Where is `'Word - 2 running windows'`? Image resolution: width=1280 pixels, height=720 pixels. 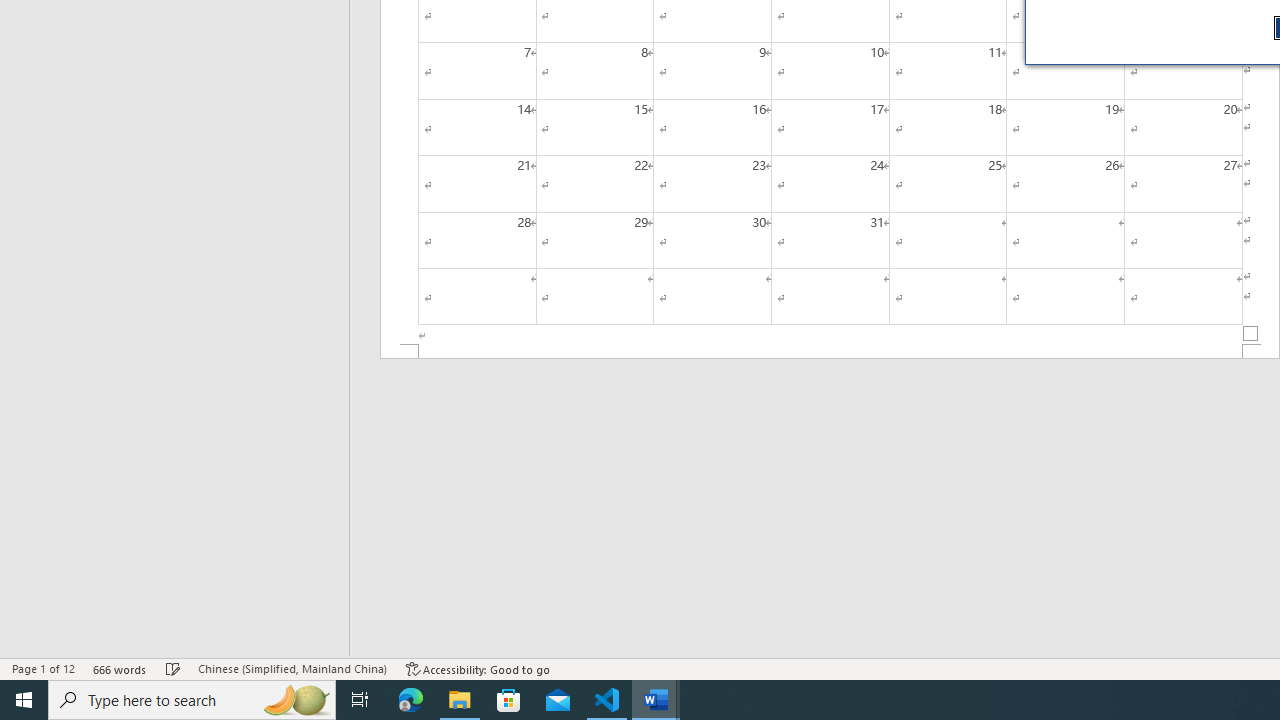 'Word - 2 running windows' is located at coordinates (656, 698).